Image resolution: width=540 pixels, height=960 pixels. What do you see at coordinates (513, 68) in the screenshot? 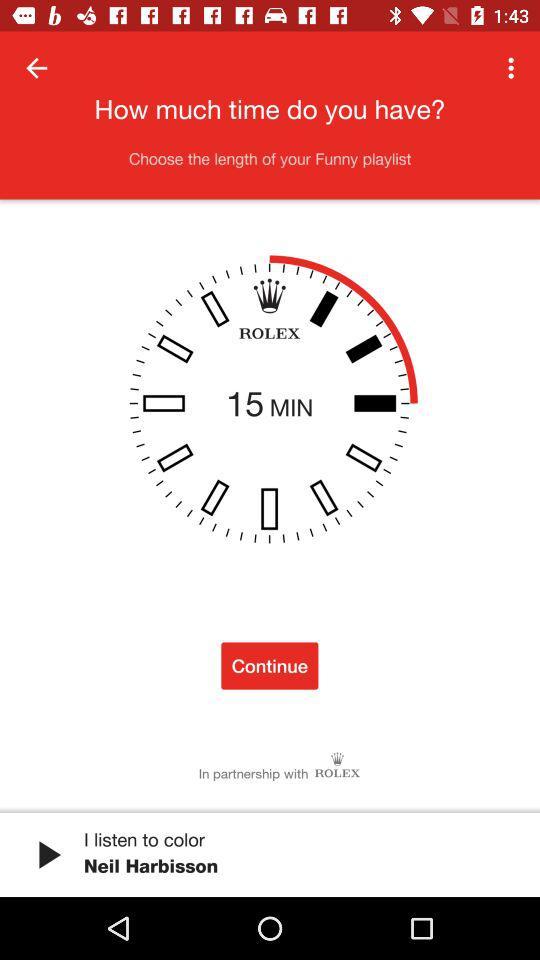
I see `the icon above choose the length` at bounding box center [513, 68].